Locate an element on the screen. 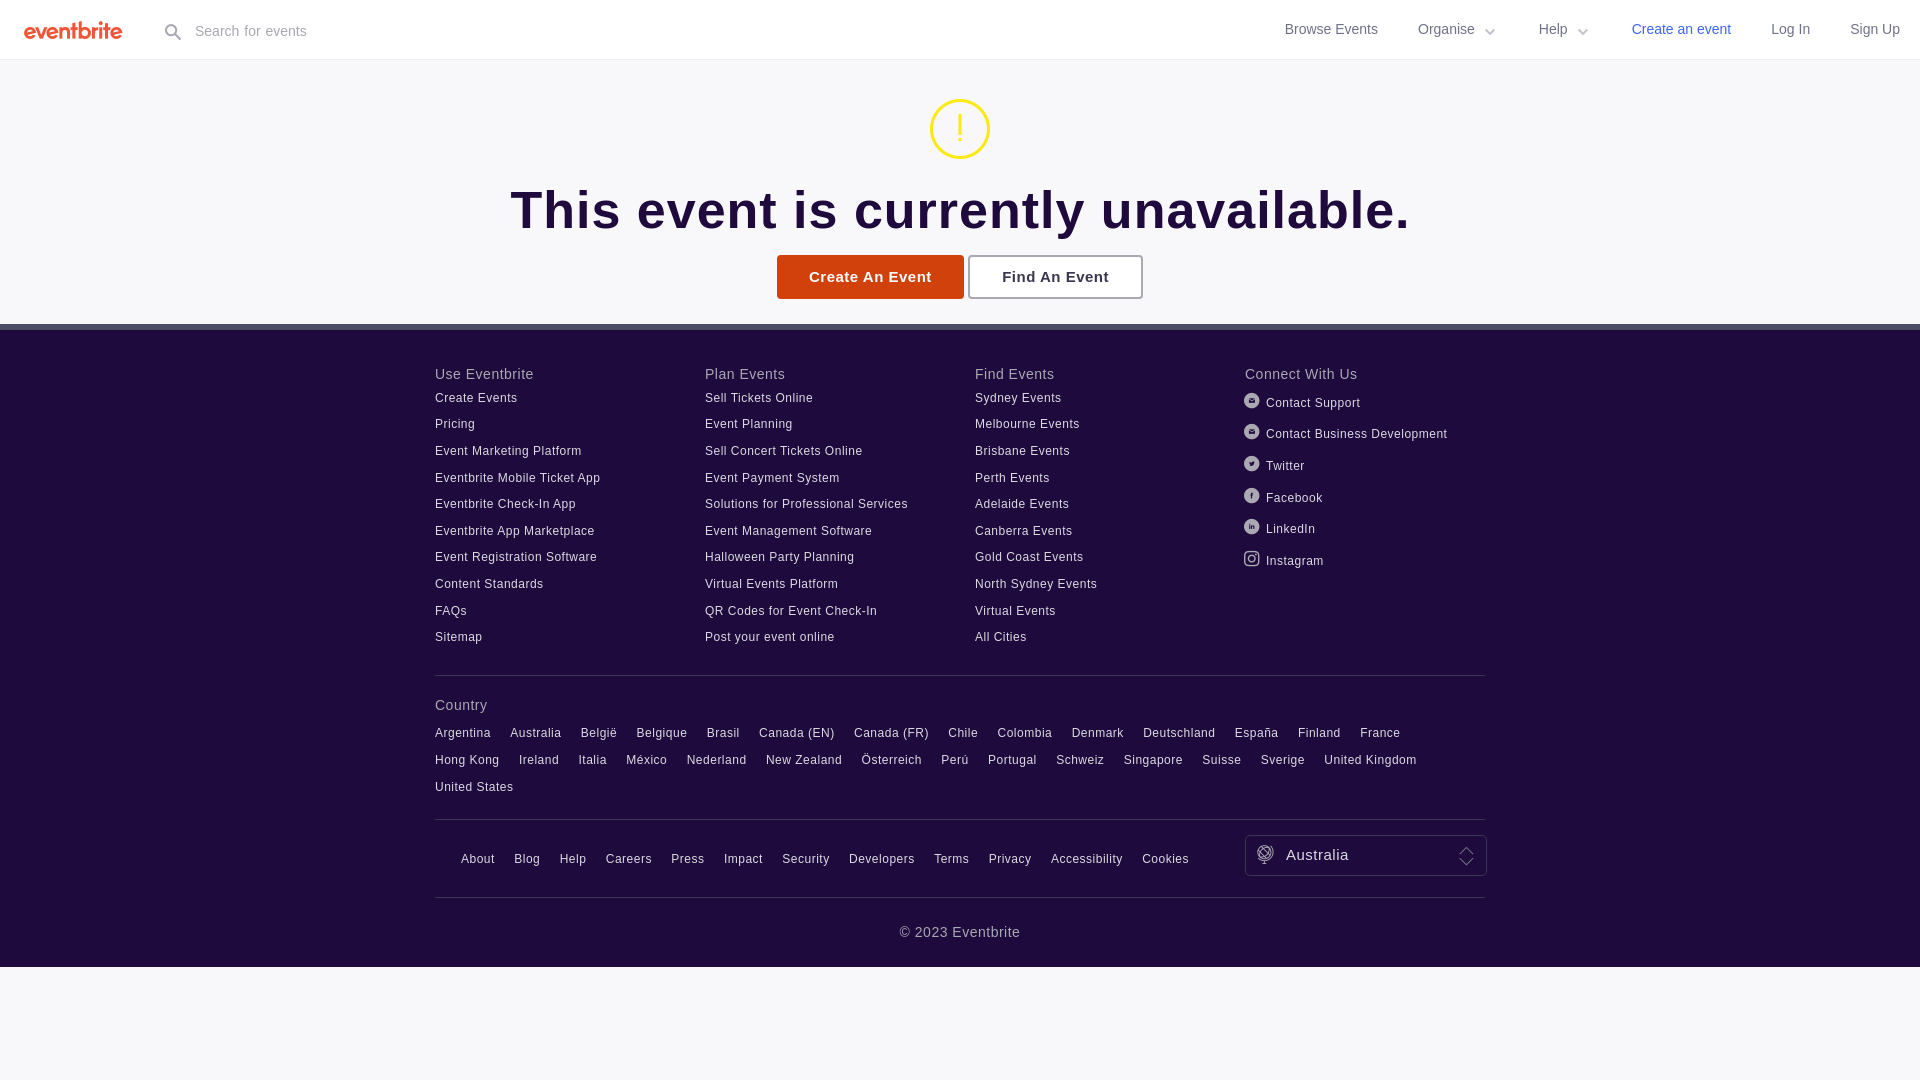  'France' is located at coordinates (1359, 732).